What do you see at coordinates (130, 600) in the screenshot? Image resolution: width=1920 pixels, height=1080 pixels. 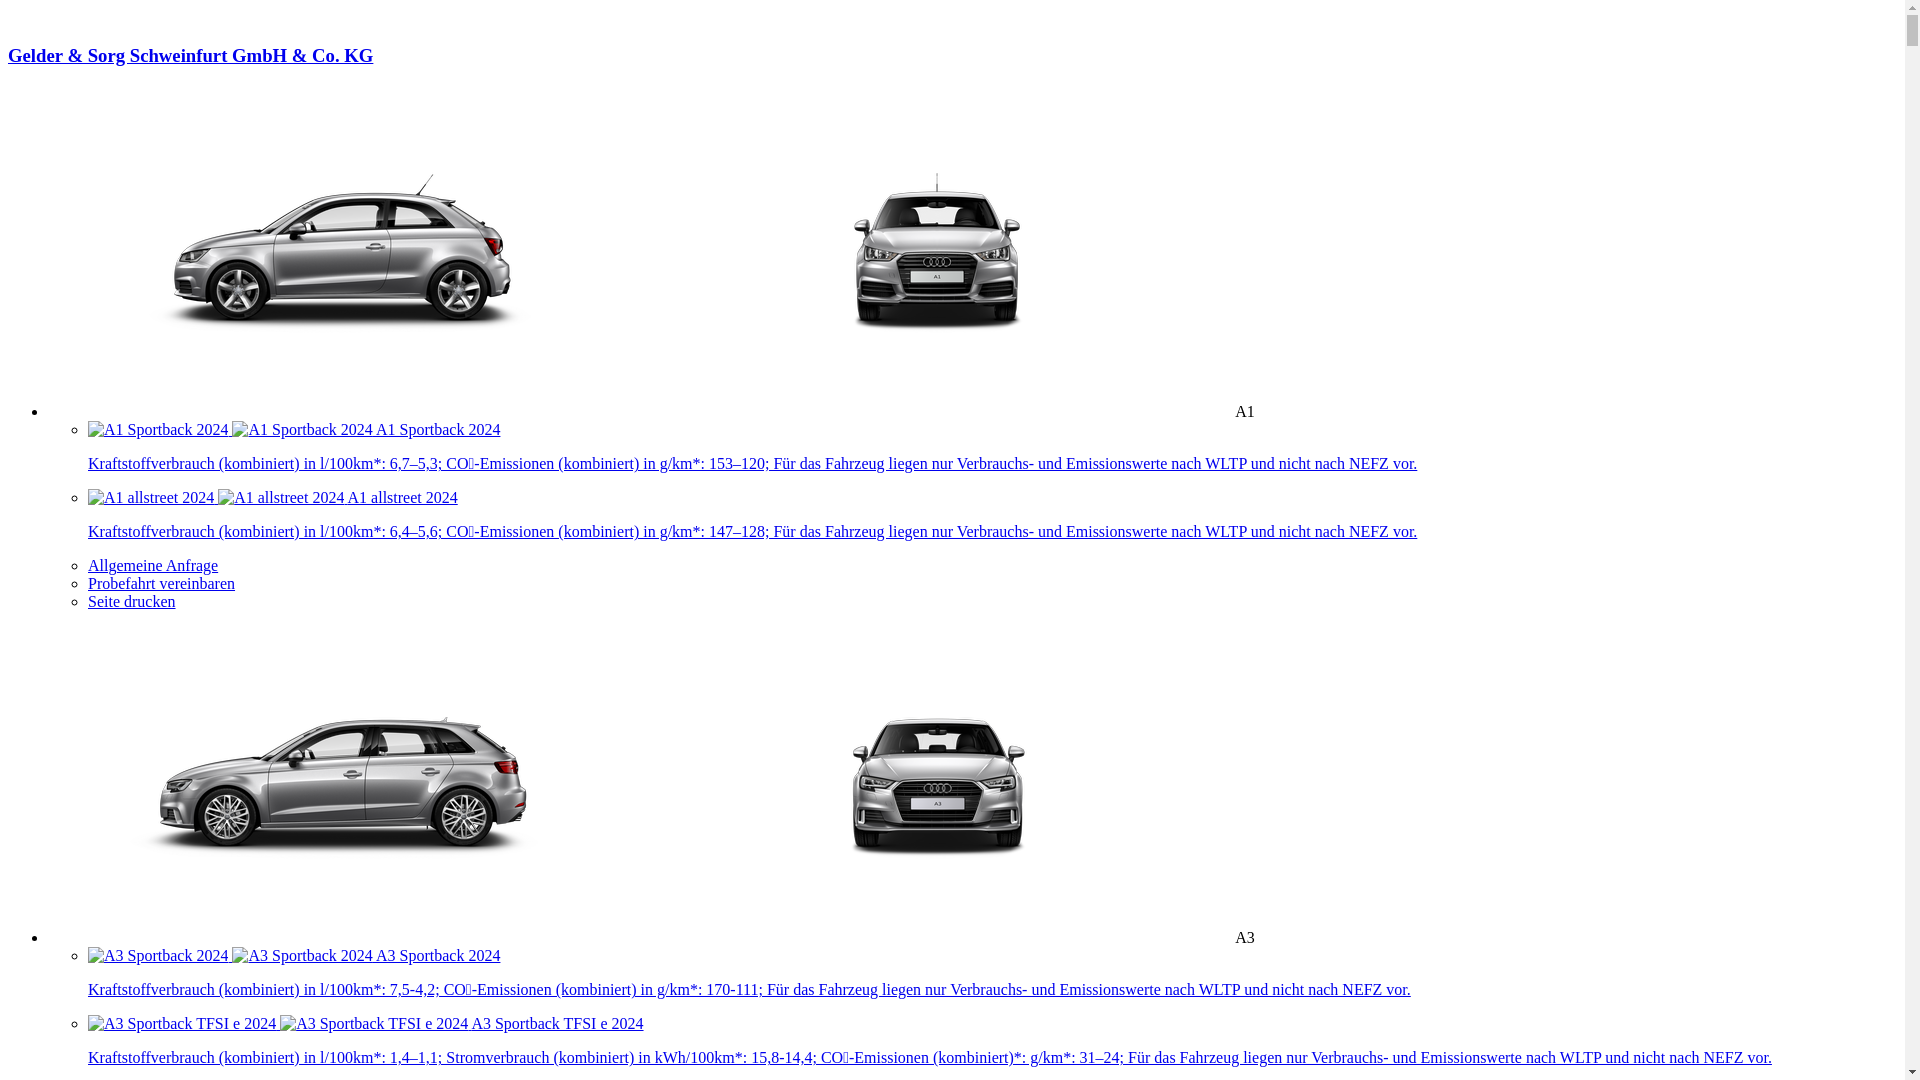 I see `'Seite drucken'` at bounding box center [130, 600].